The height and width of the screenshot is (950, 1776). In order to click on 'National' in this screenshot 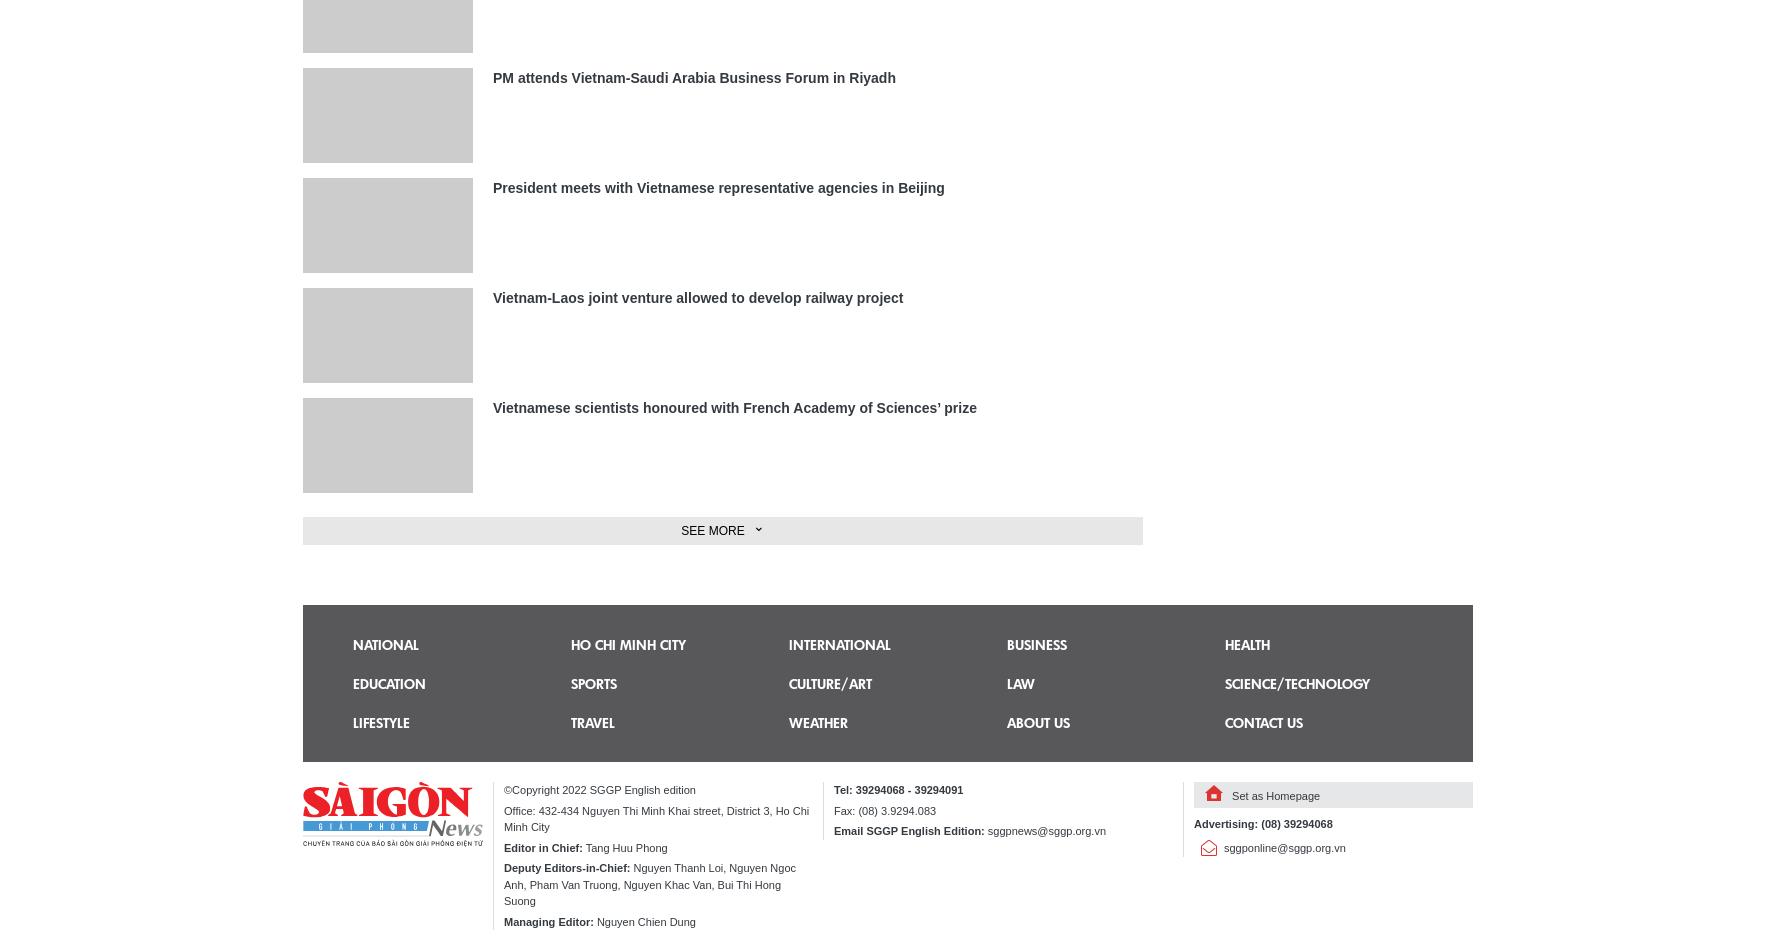, I will do `click(385, 644)`.